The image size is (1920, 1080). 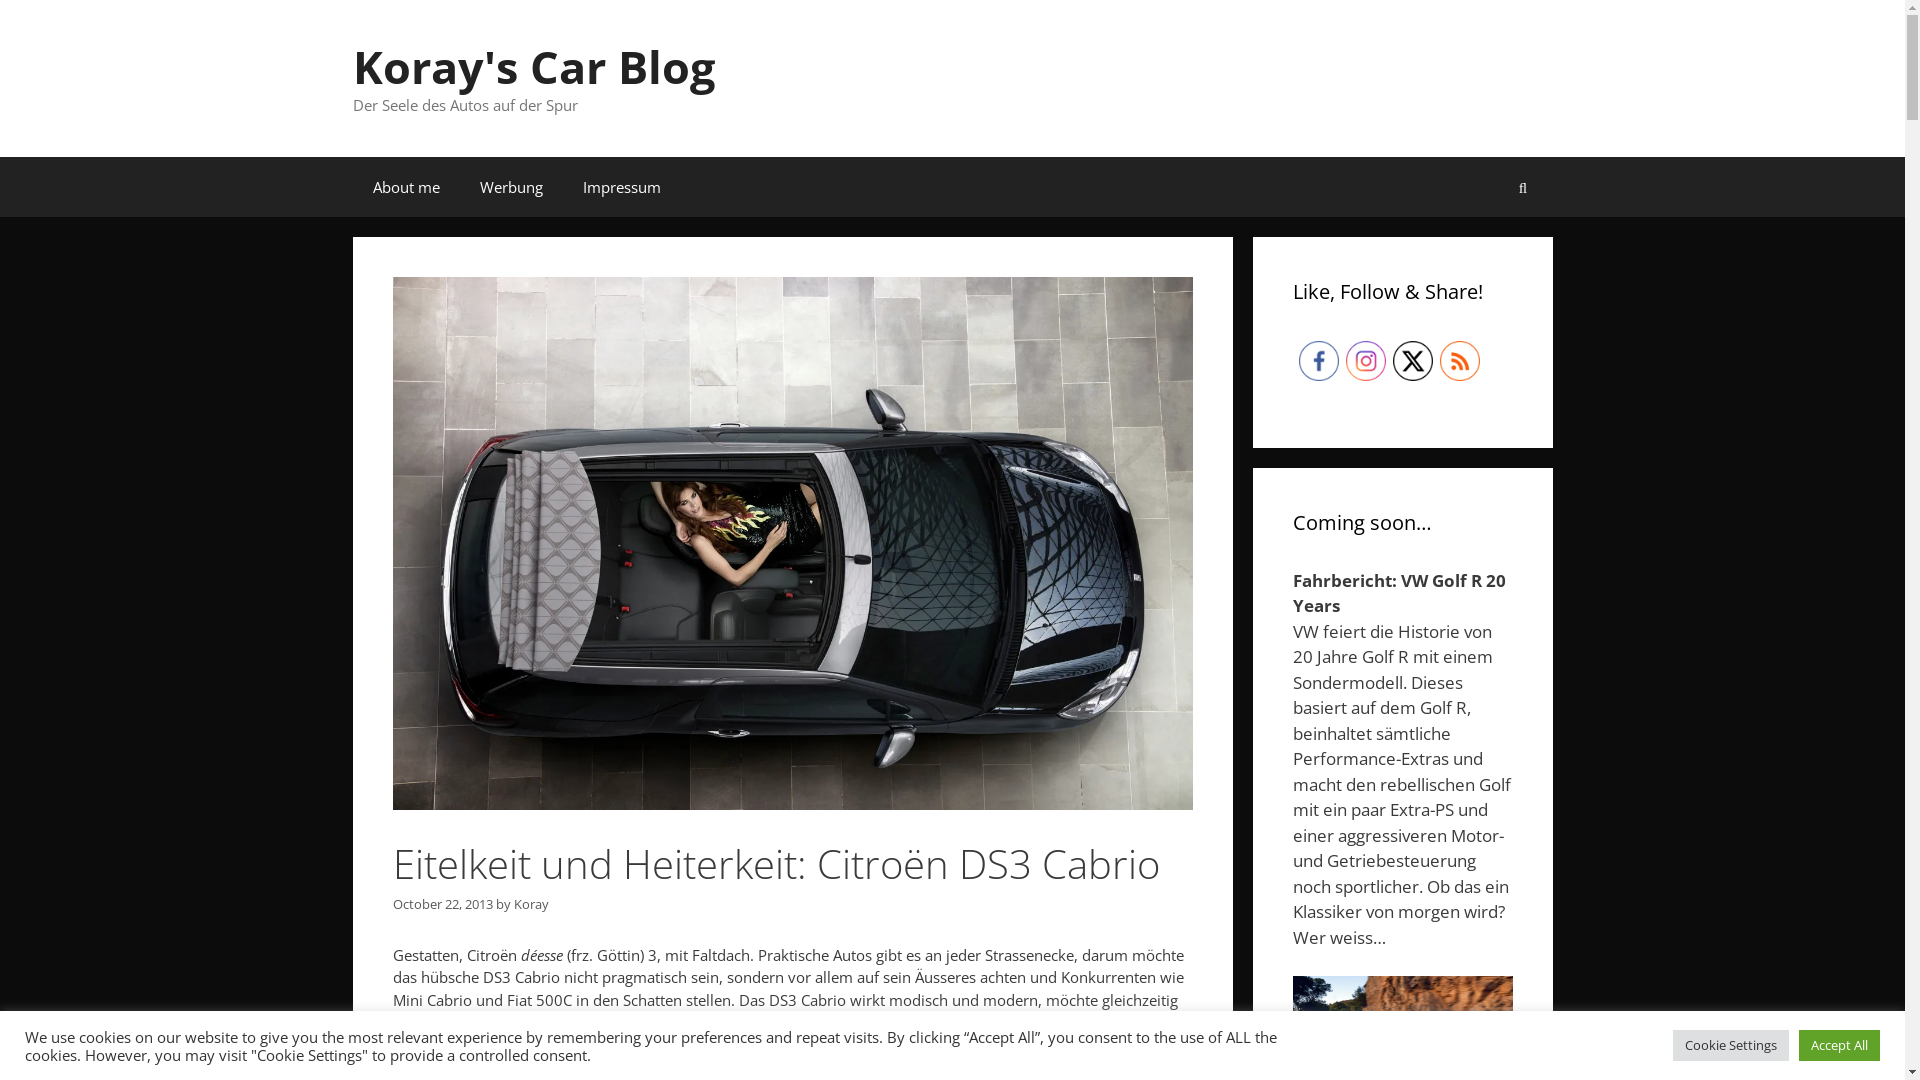 What do you see at coordinates (1730, 1044) in the screenshot?
I see `'Cookie Settings'` at bounding box center [1730, 1044].